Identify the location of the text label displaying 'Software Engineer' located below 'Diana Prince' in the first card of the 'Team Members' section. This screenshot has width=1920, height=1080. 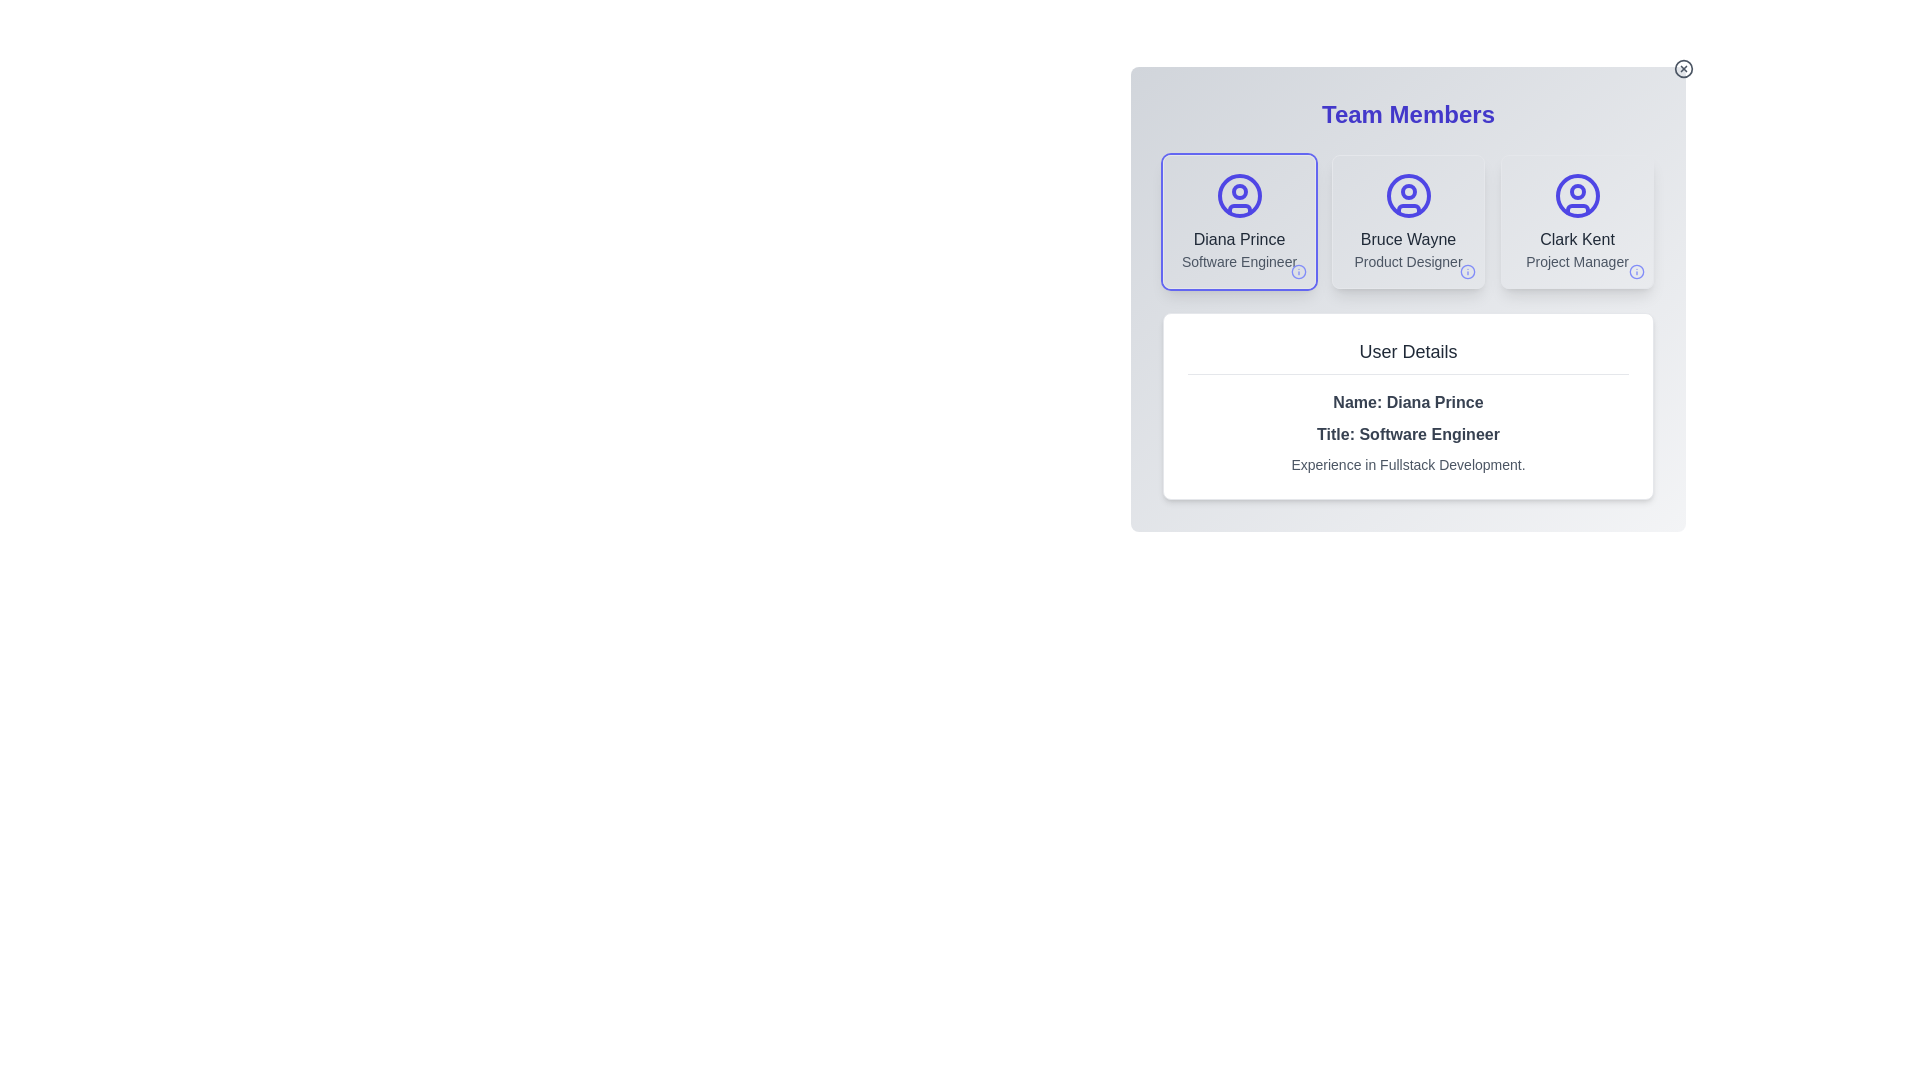
(1238, 261).